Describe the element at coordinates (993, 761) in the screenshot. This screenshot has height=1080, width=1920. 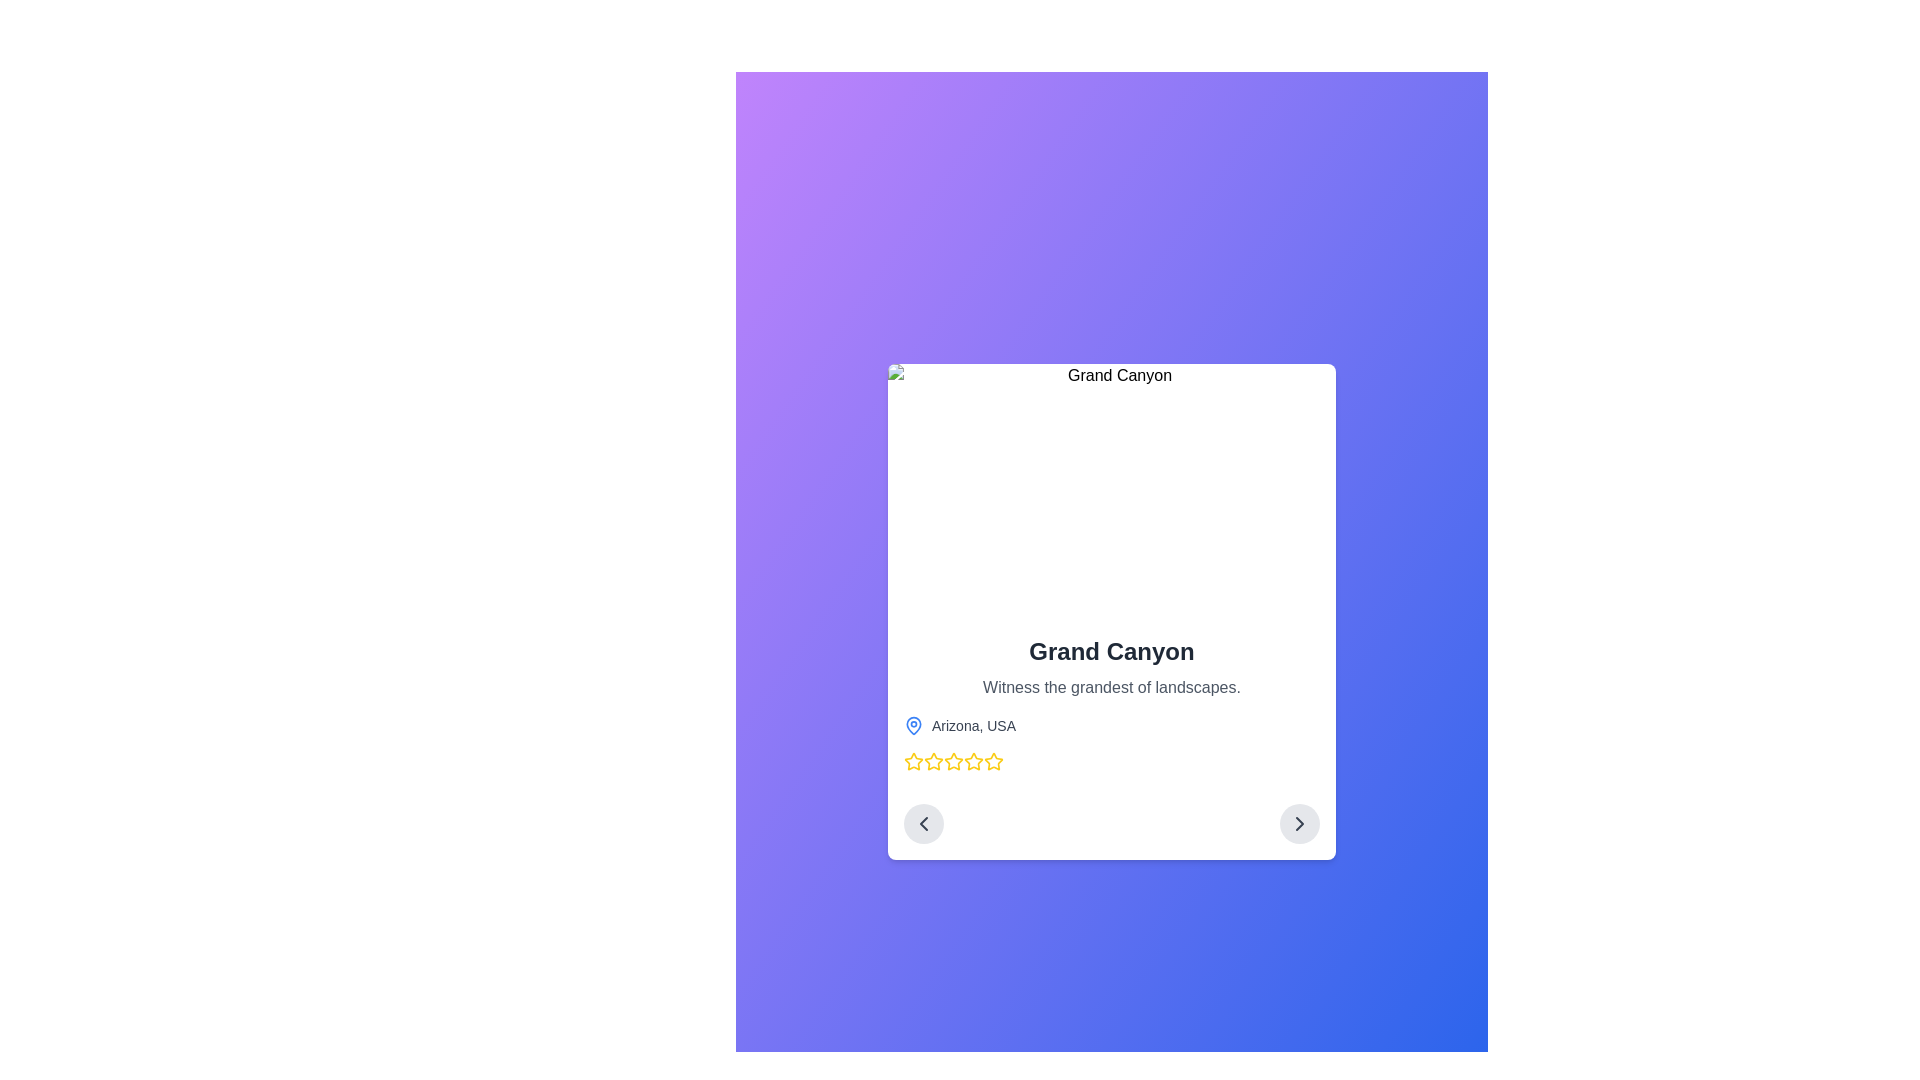
I see `the fourth star-shaped icon in the rating system below 'Arizona, USA' to rate it` at that location.